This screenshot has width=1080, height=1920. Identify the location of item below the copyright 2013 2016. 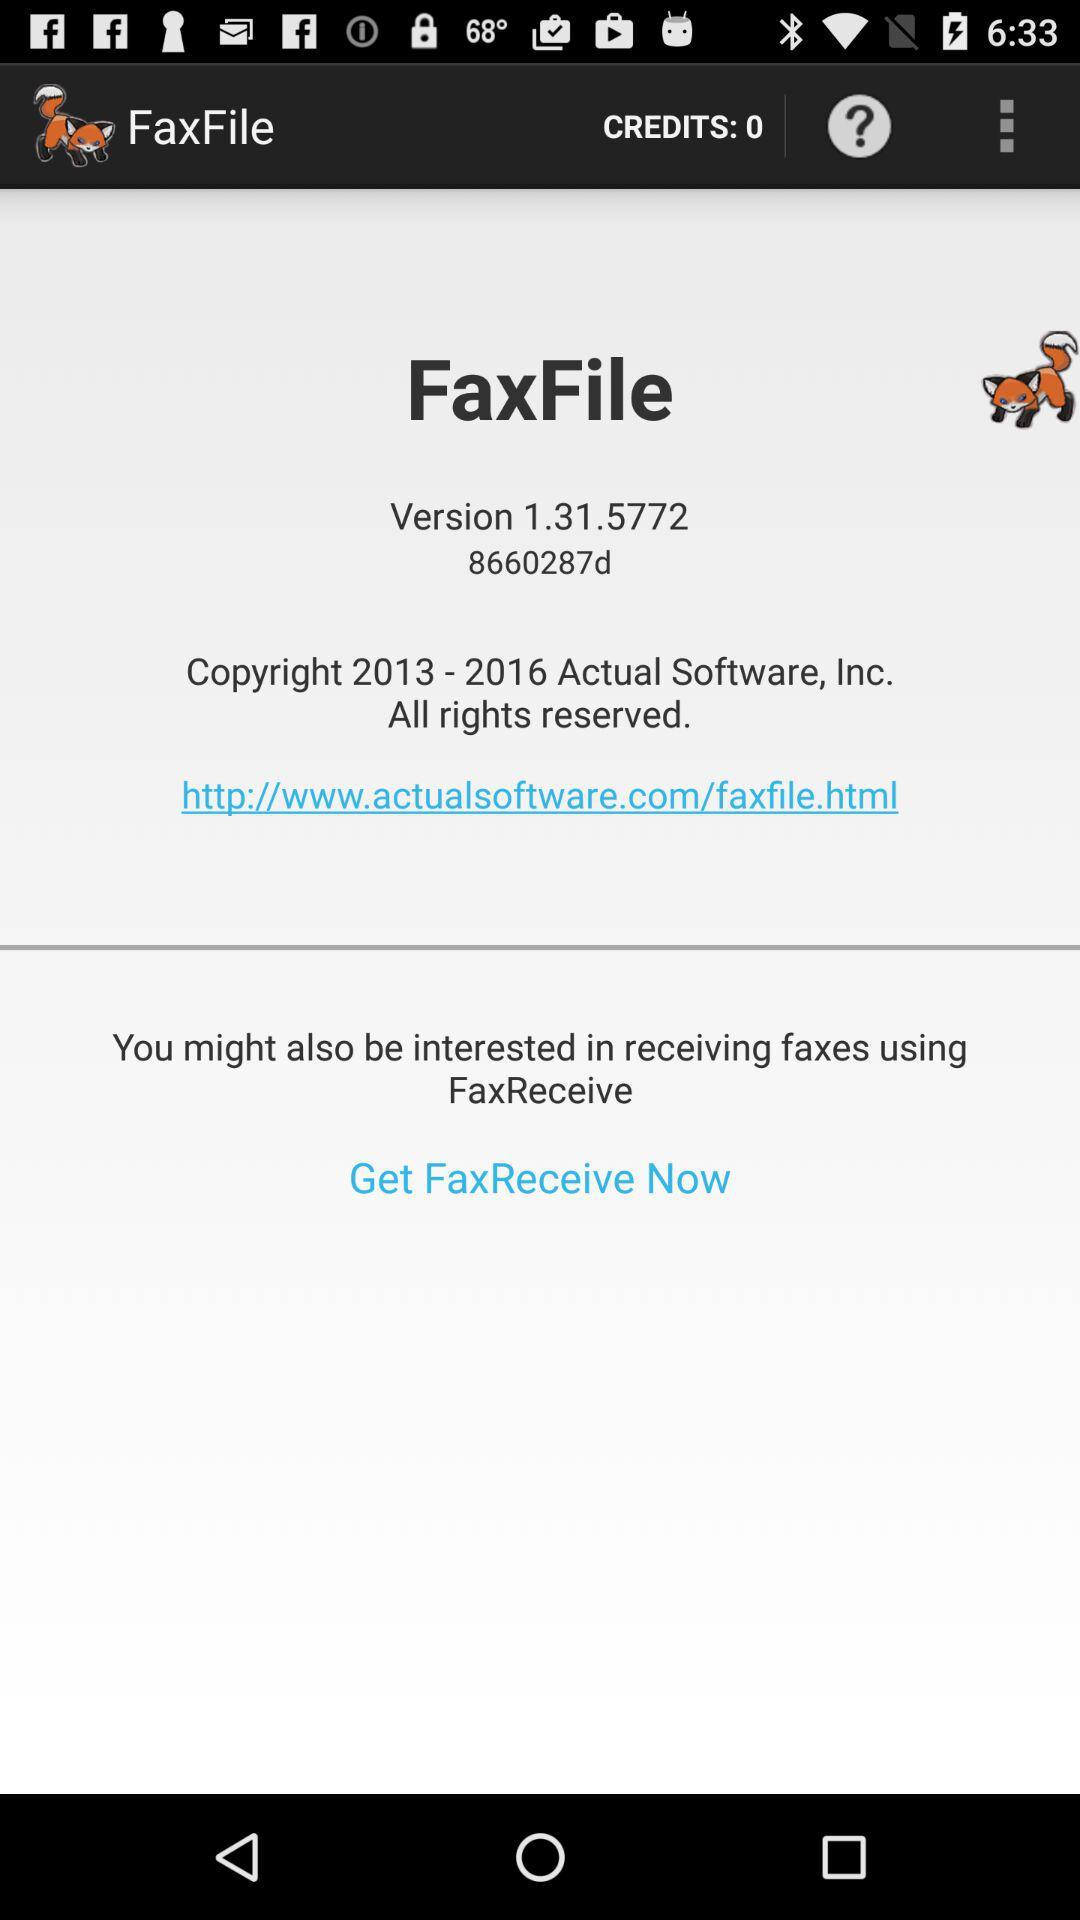
(540, 793).